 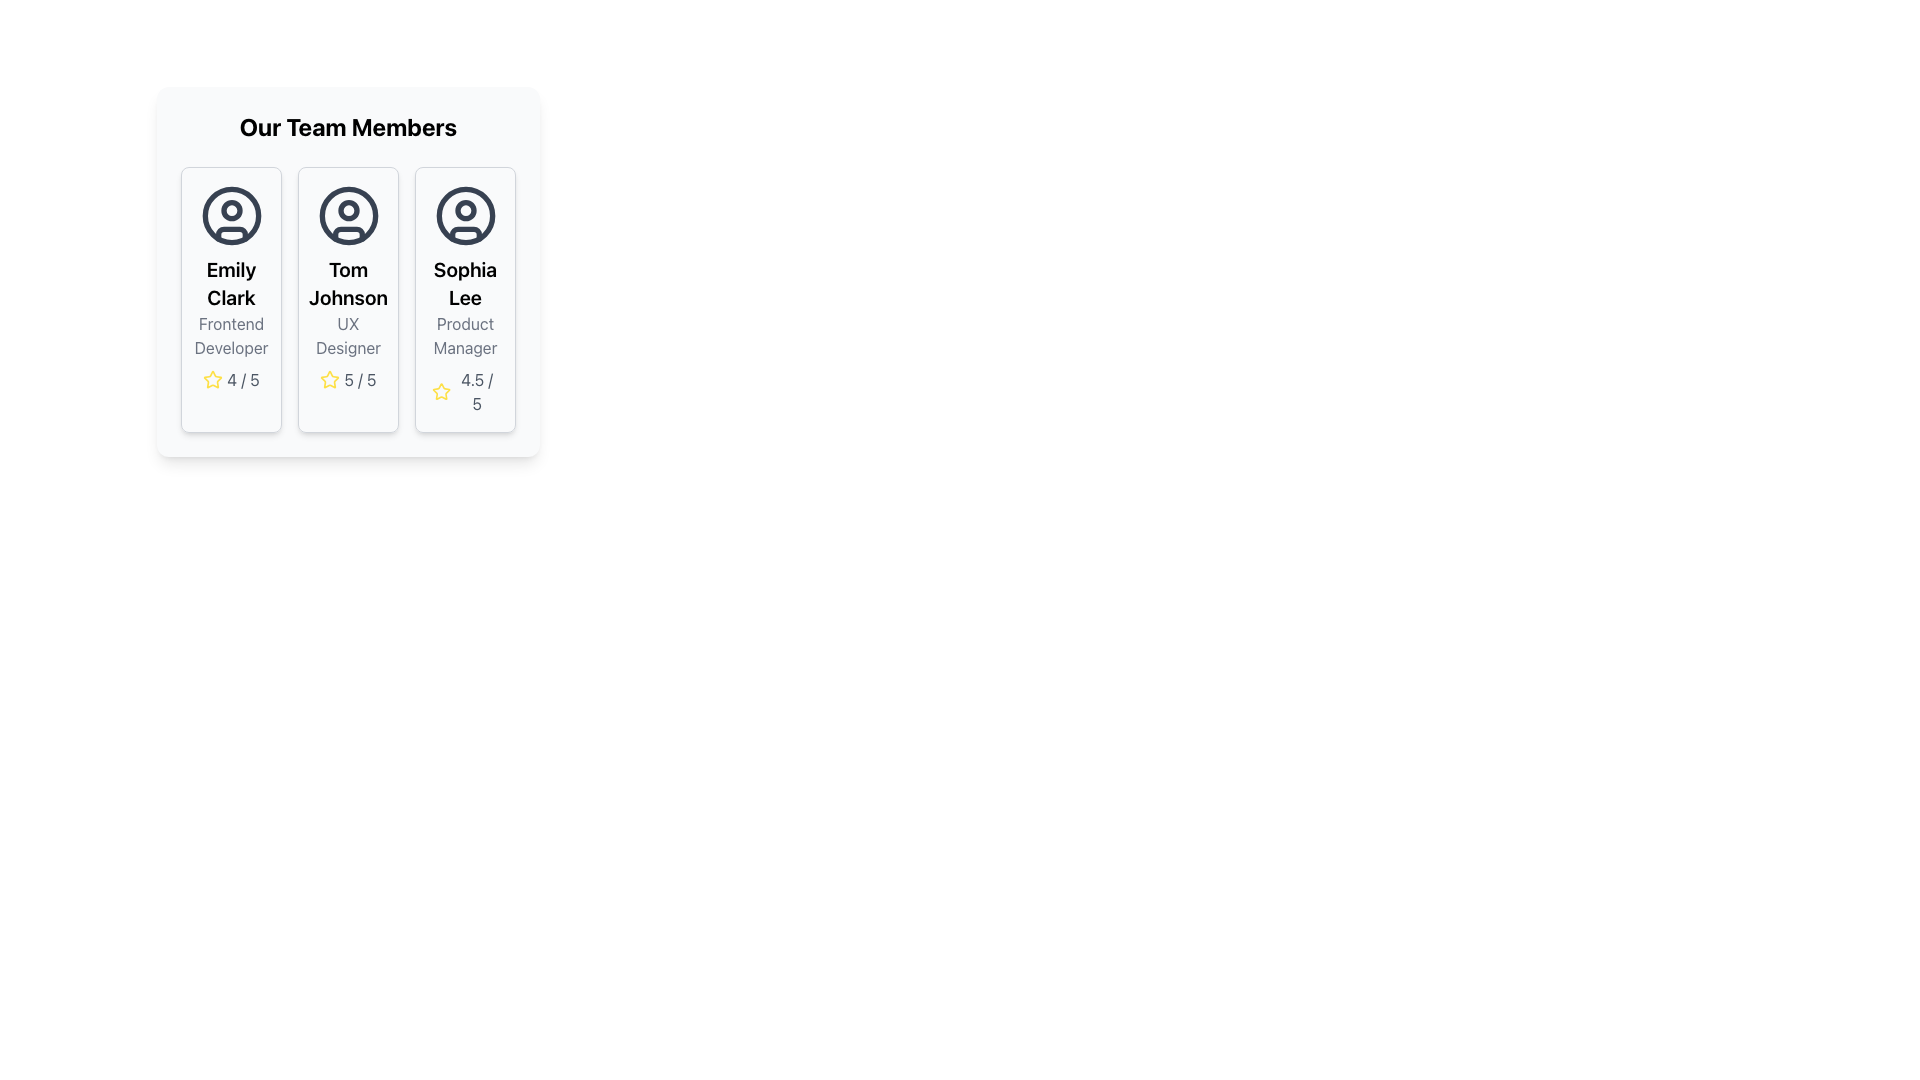 I want to click on the decorative circular shape within the user profile icon of Emily Clark's profile card, which is centrally located at the top of the card, so click(x=231, y=216).